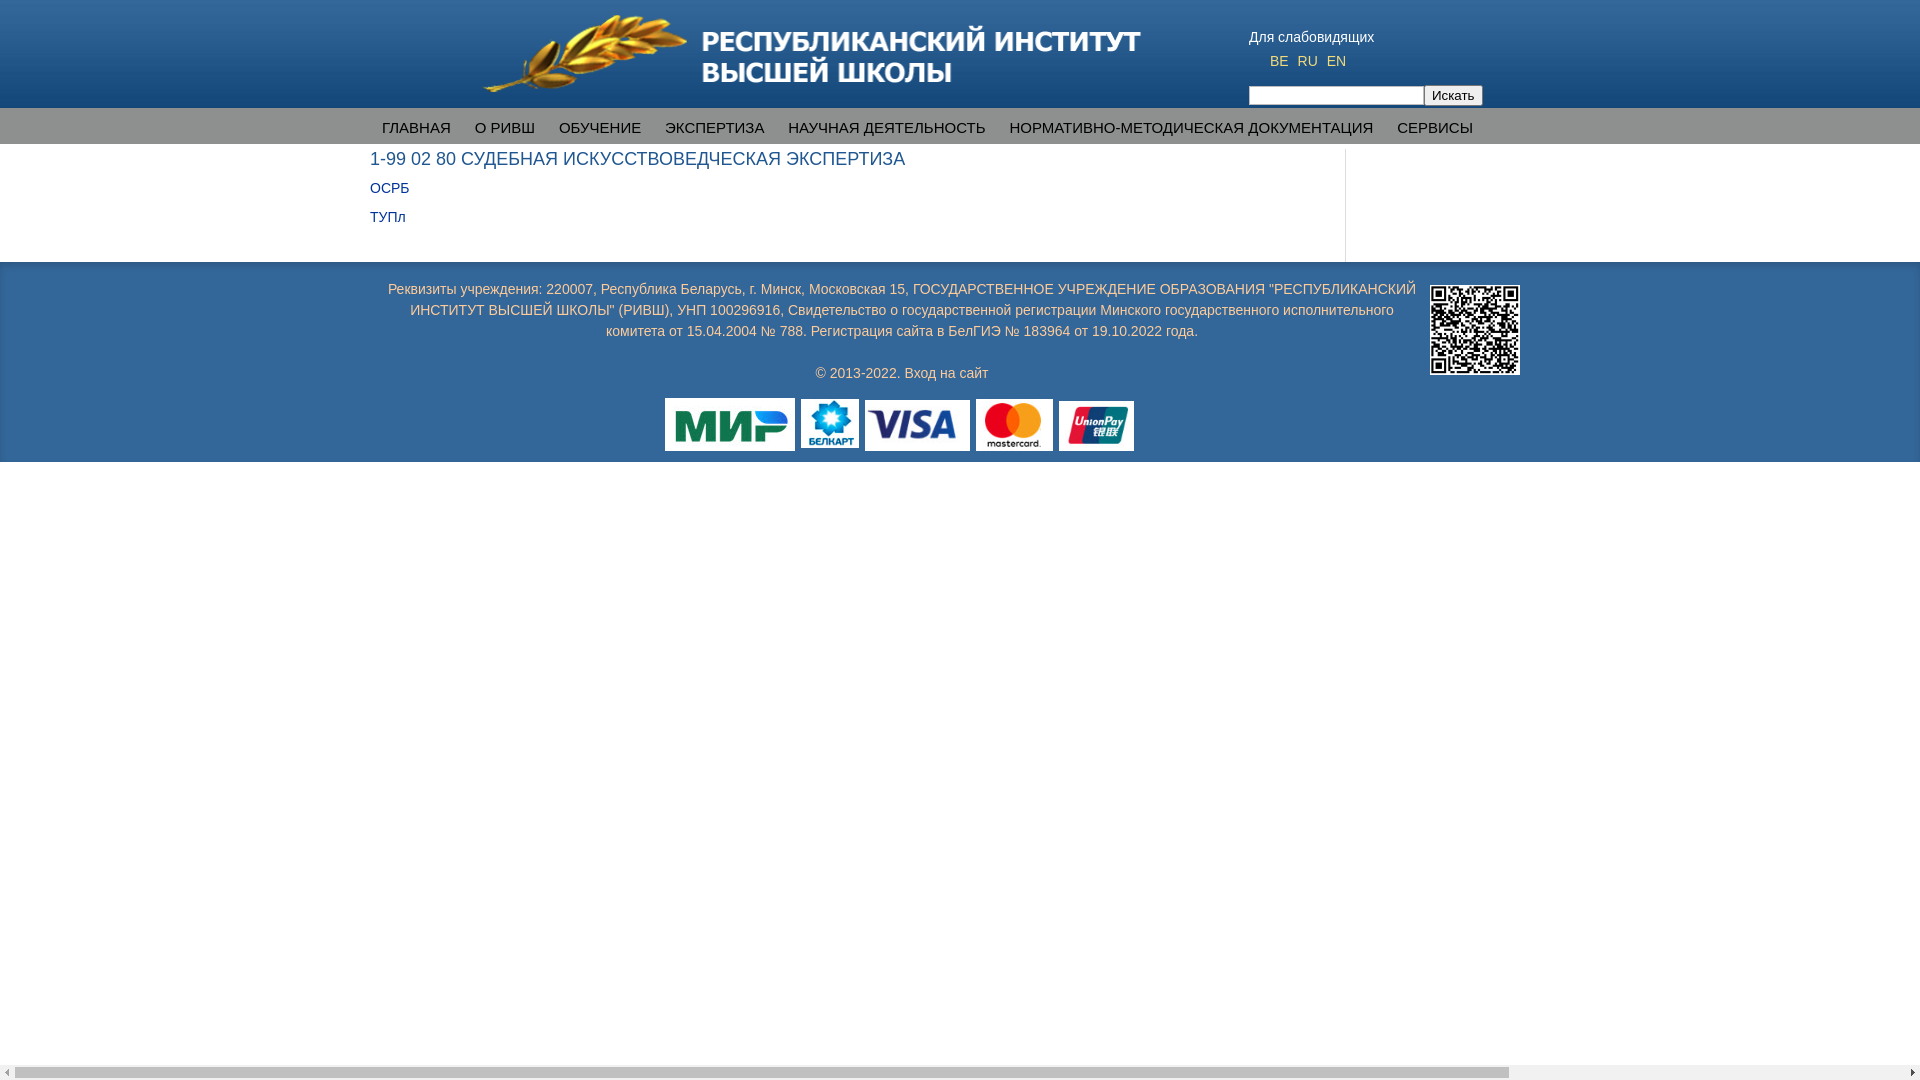  What do you see at coordinates (1281, 60) in the screenshot?
I see `'BE'` at bounding box center [1281, 60].